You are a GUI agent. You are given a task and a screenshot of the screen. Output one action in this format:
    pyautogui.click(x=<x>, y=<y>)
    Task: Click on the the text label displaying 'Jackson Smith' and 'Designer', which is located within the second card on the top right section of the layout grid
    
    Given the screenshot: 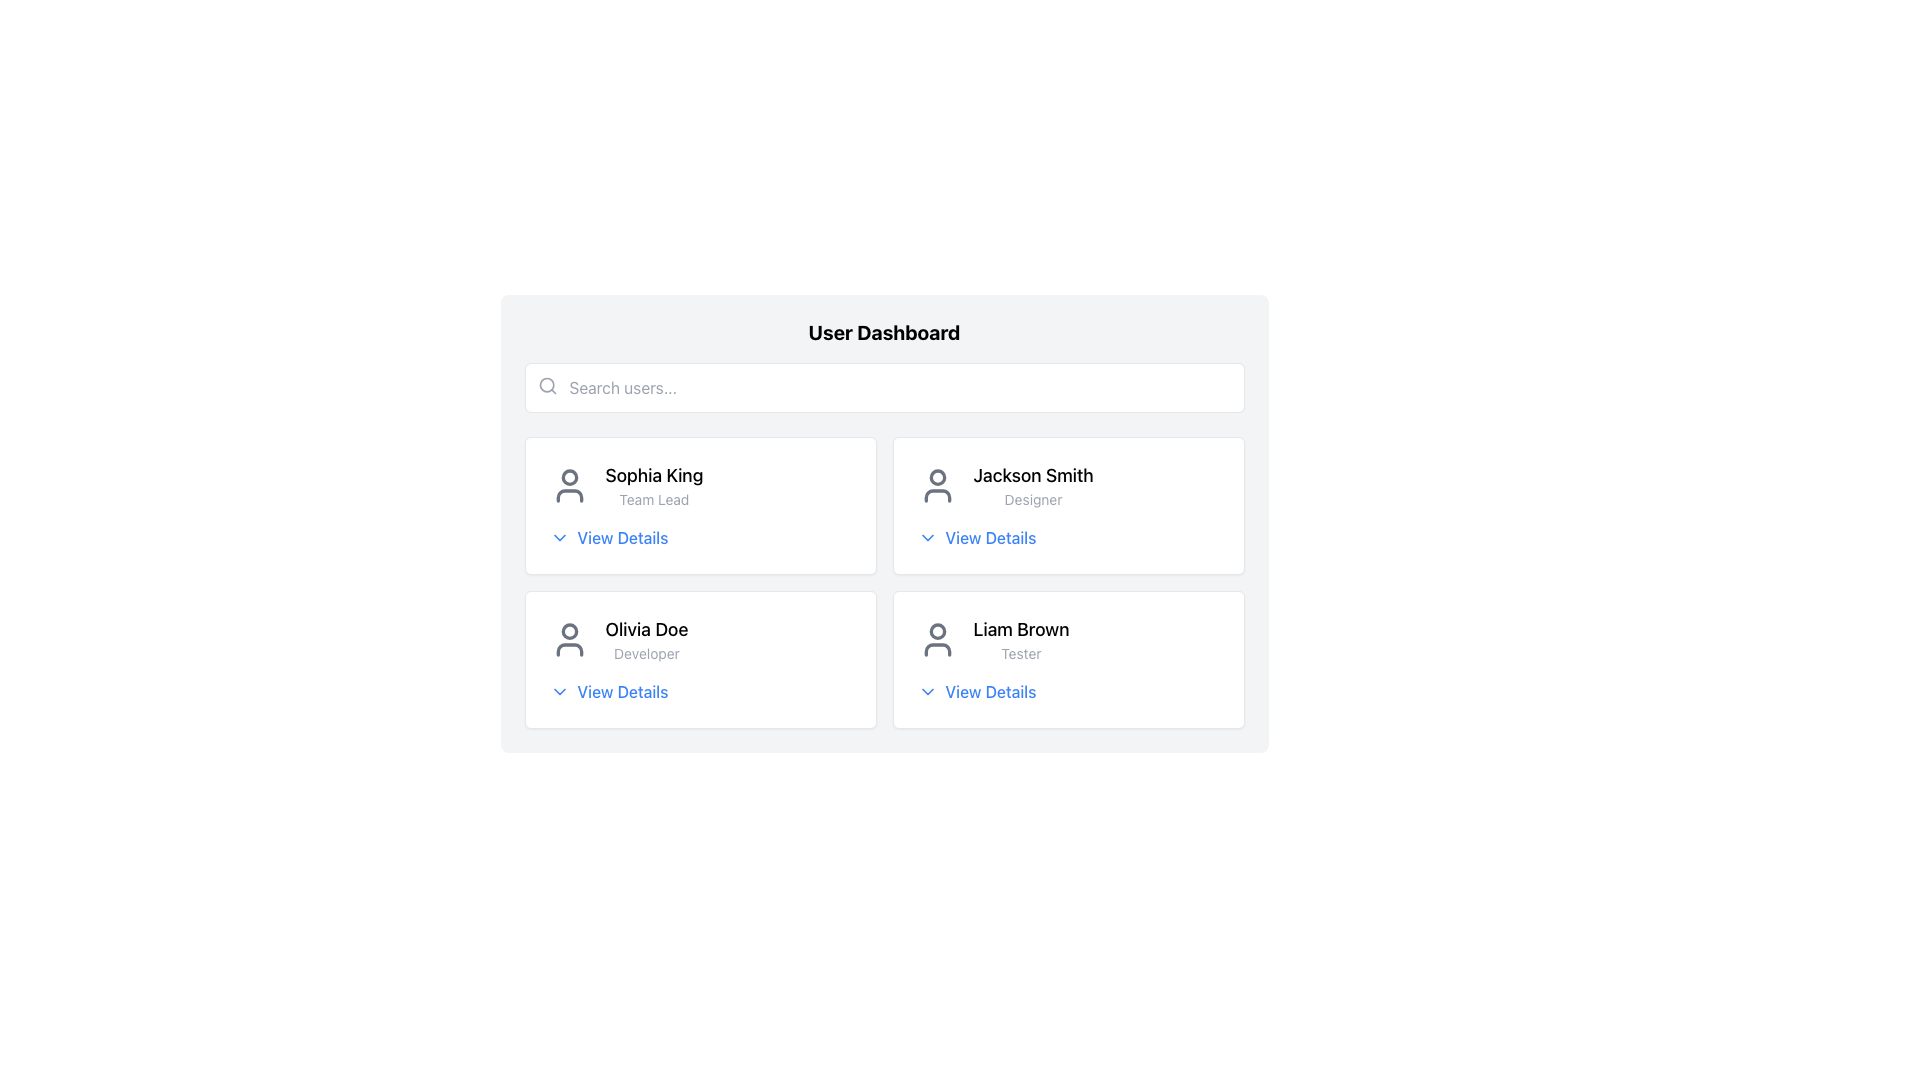 What is the action you would take?
    pyautogui.click(x=1067, y=486)
    